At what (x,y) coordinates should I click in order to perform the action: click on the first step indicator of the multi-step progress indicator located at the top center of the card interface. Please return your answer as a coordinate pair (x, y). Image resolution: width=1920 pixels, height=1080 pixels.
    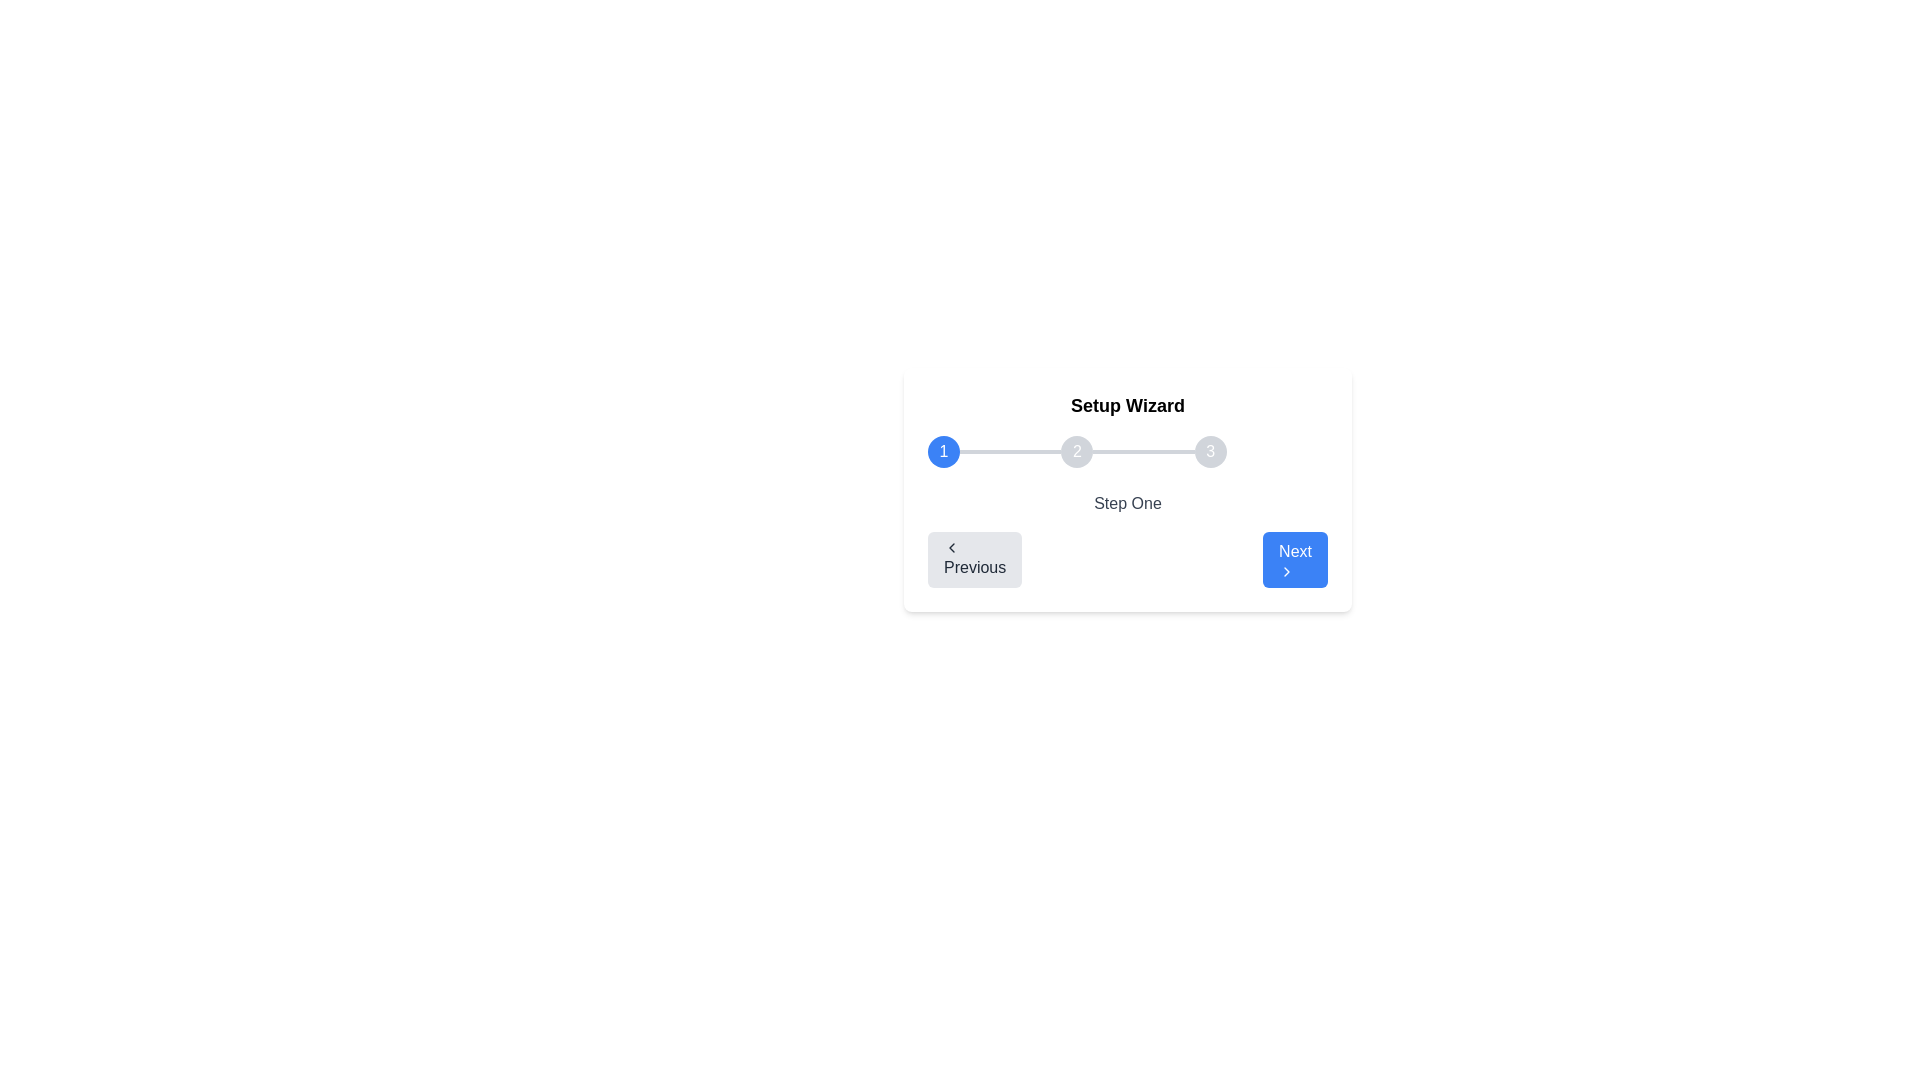
    Looking at the image, I should click on (994, 451).